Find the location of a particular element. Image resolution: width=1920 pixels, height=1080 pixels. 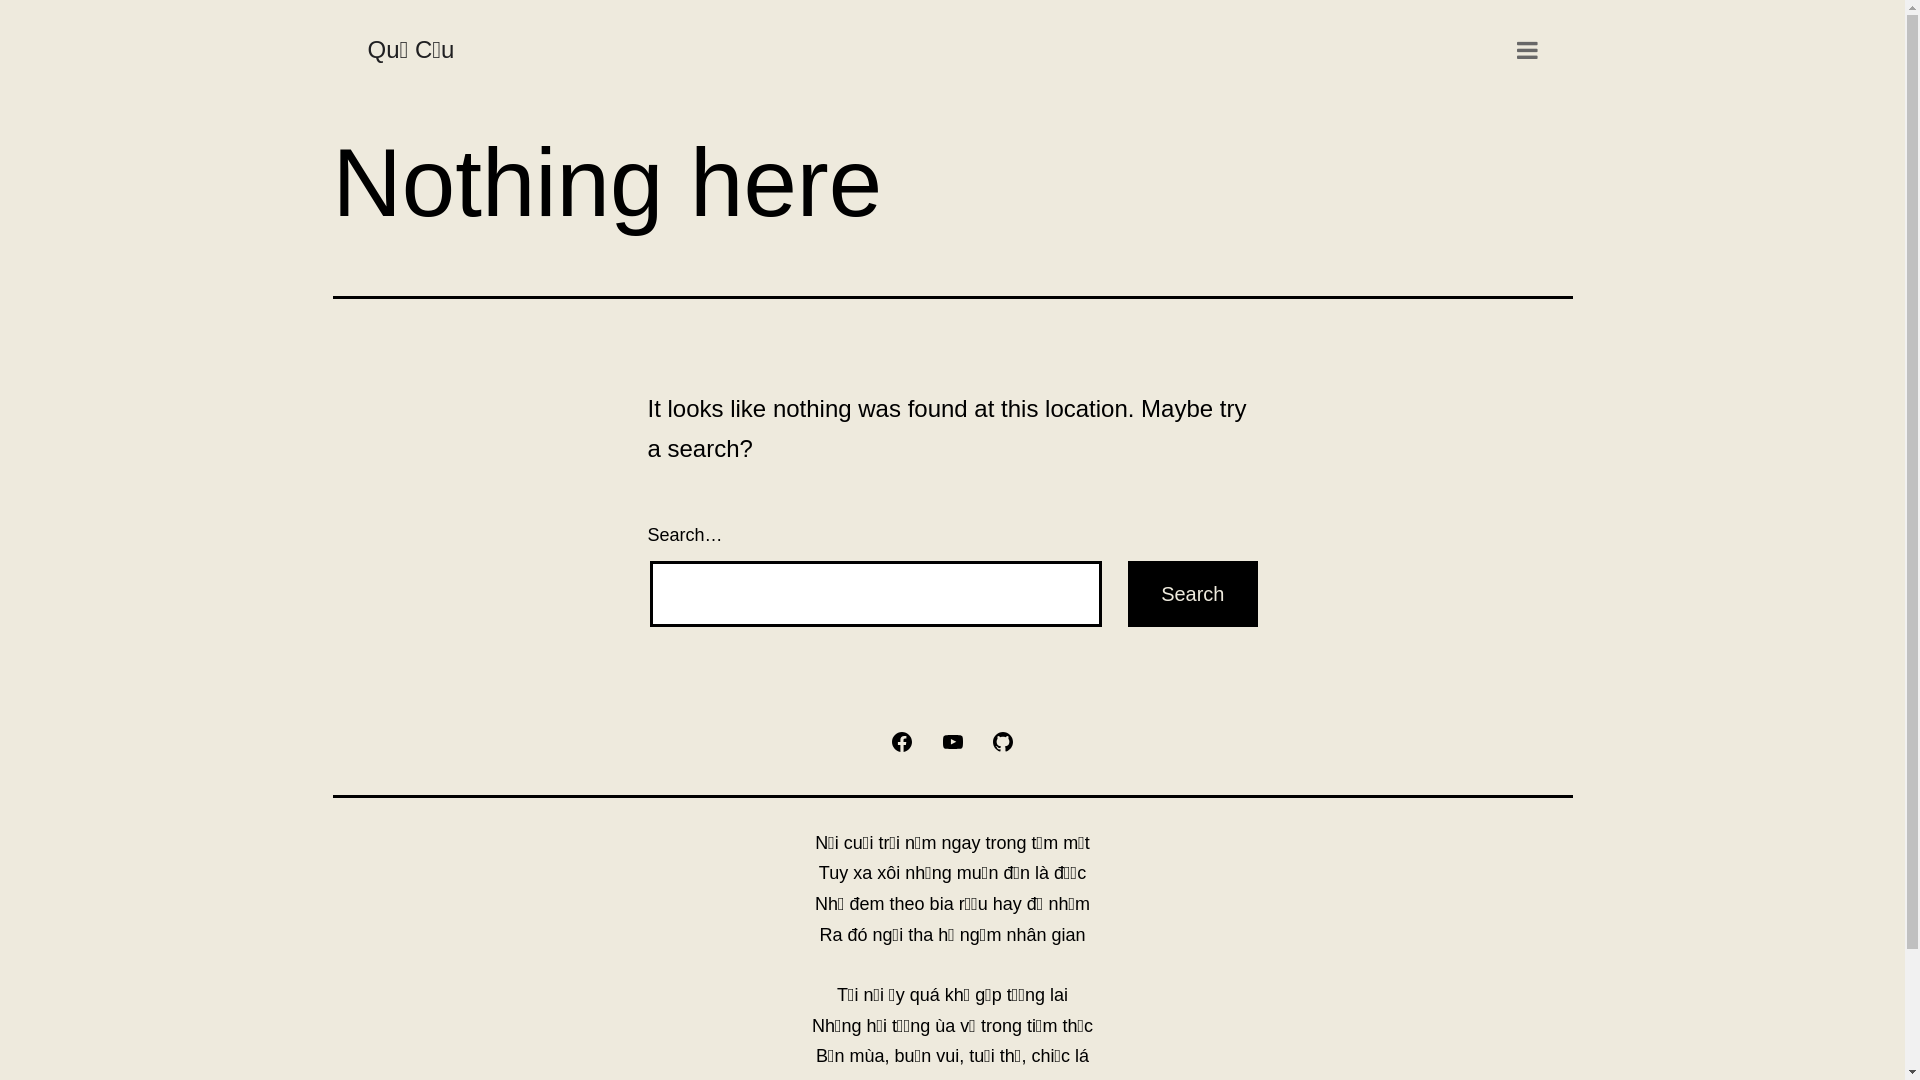

'YouTube' is located at coordinates (950, 740).